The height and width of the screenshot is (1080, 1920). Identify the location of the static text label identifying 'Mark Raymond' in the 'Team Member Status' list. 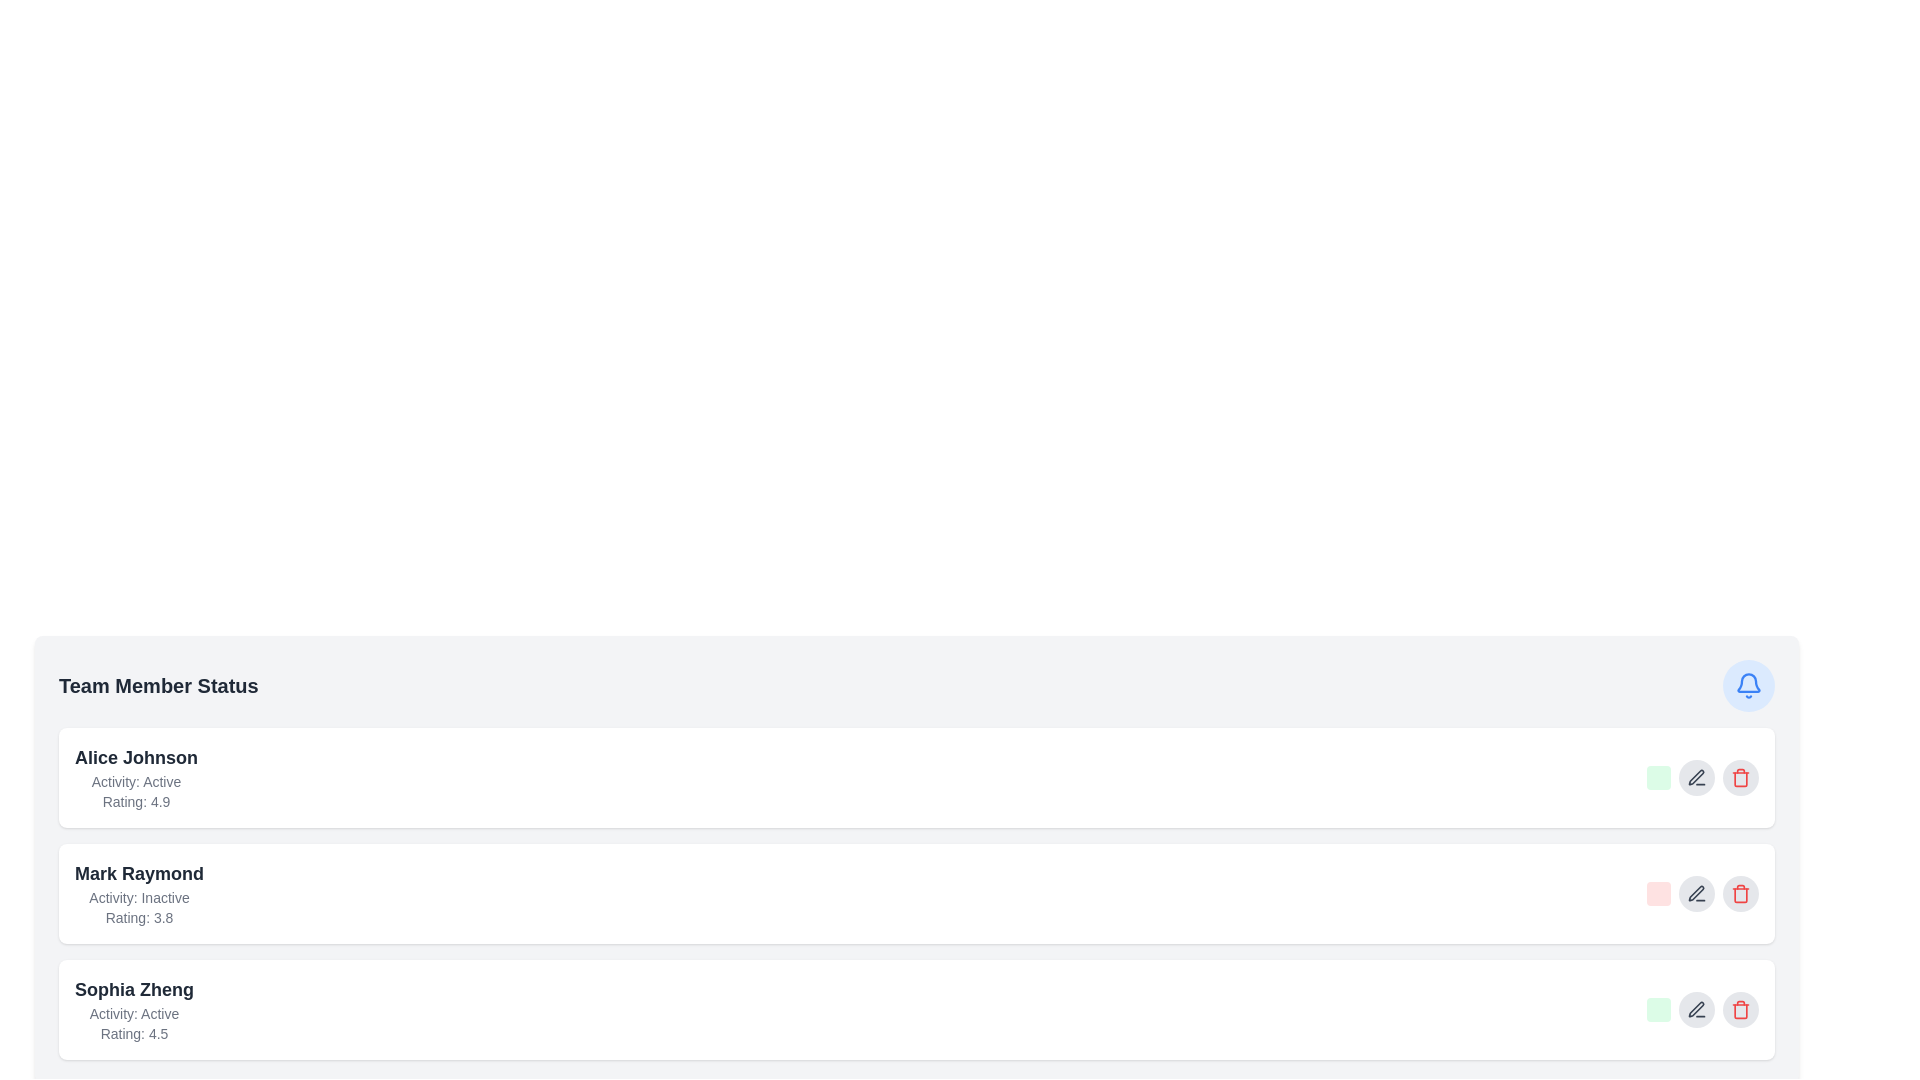
(138, 873).